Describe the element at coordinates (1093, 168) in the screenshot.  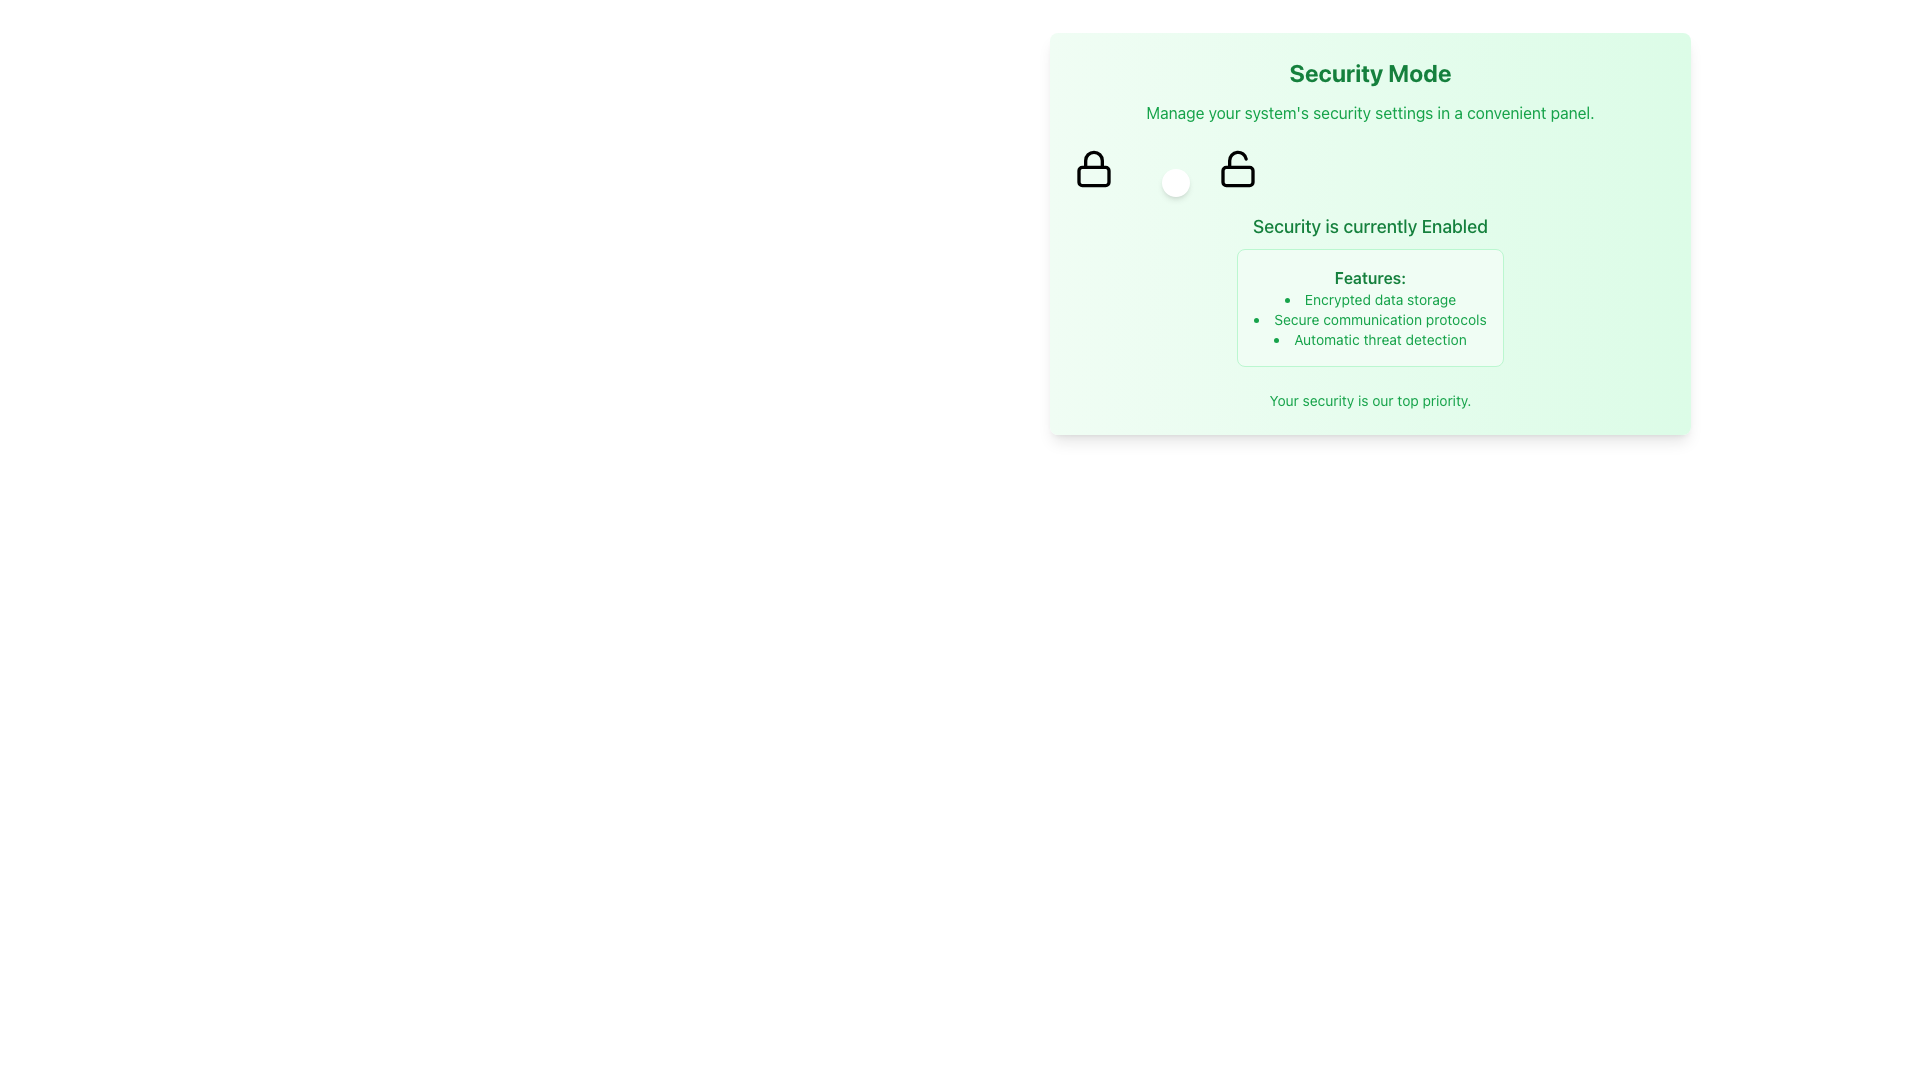
I see `the lock icon in the security settings panel, which indicates the active security status of the system` at that location.